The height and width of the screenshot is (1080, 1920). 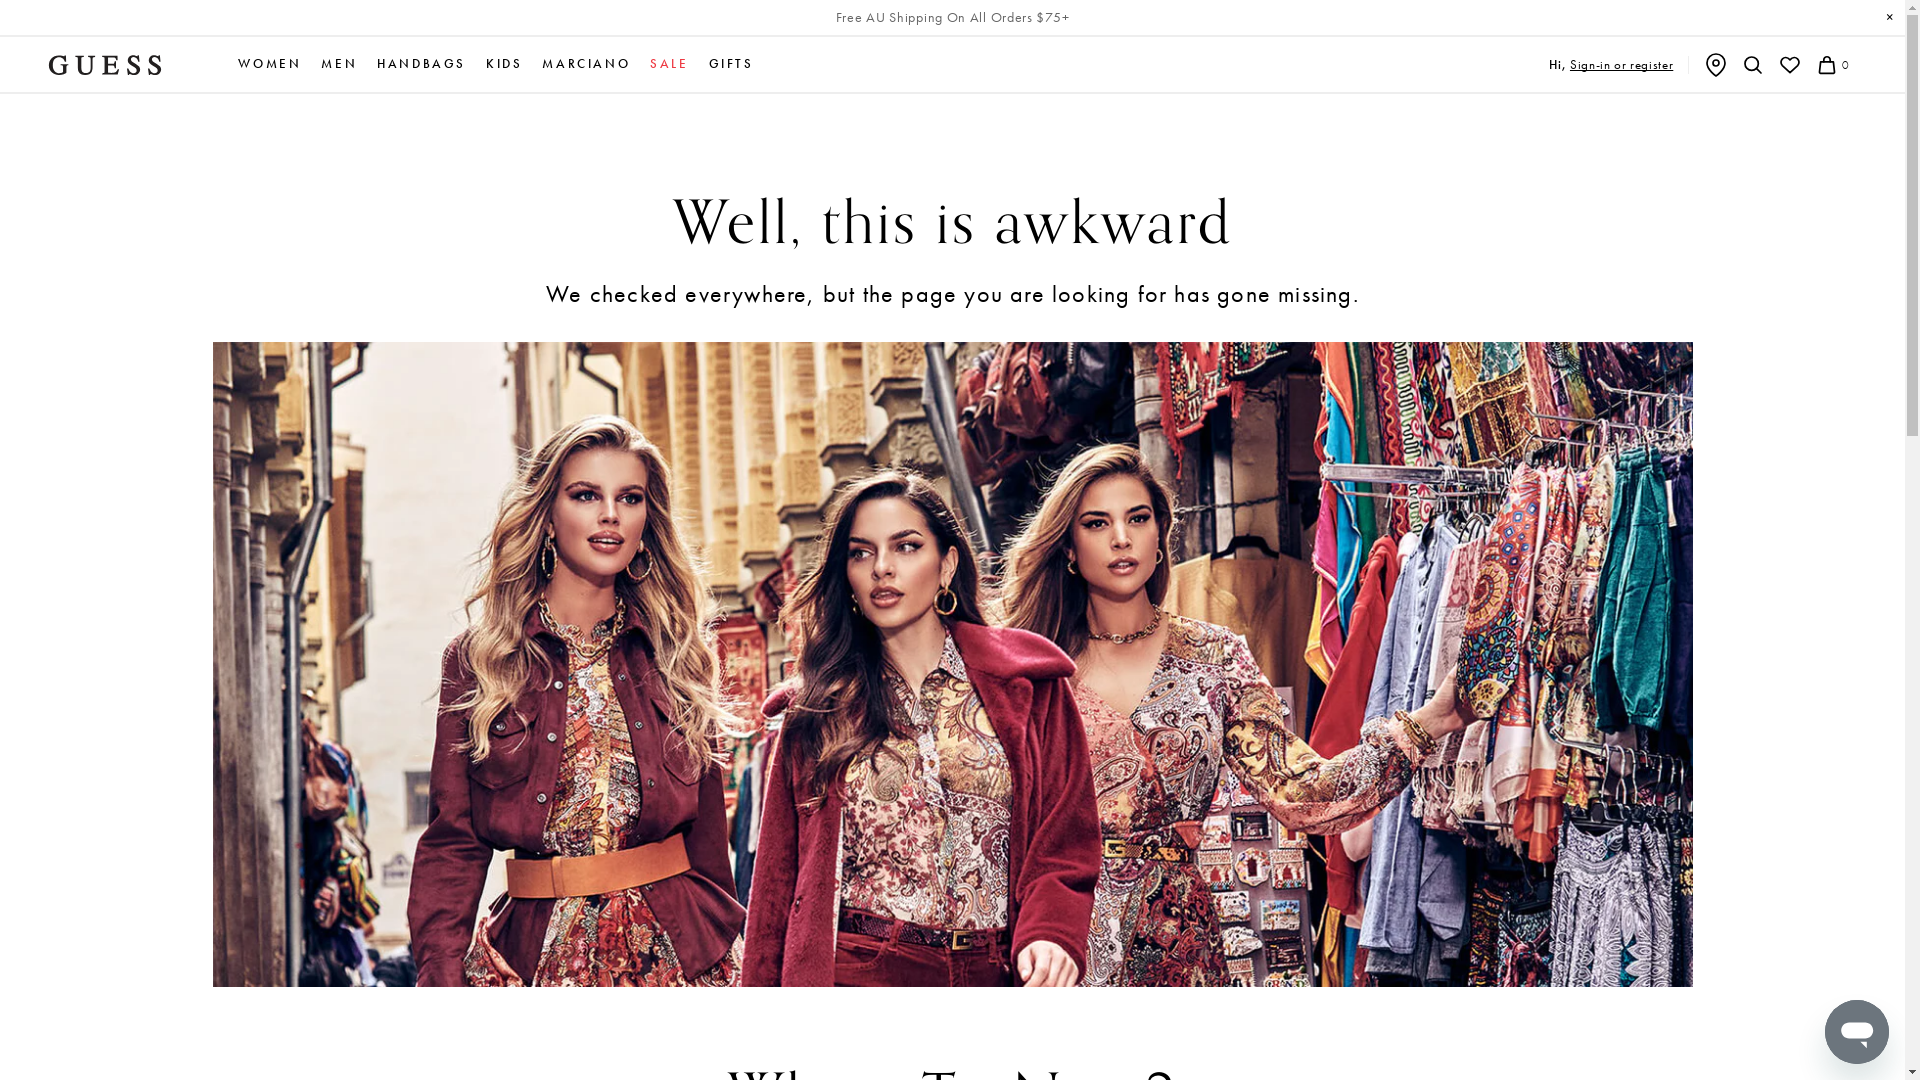 I want to click on 'HANDBAGS', so click(x=377, y=63).